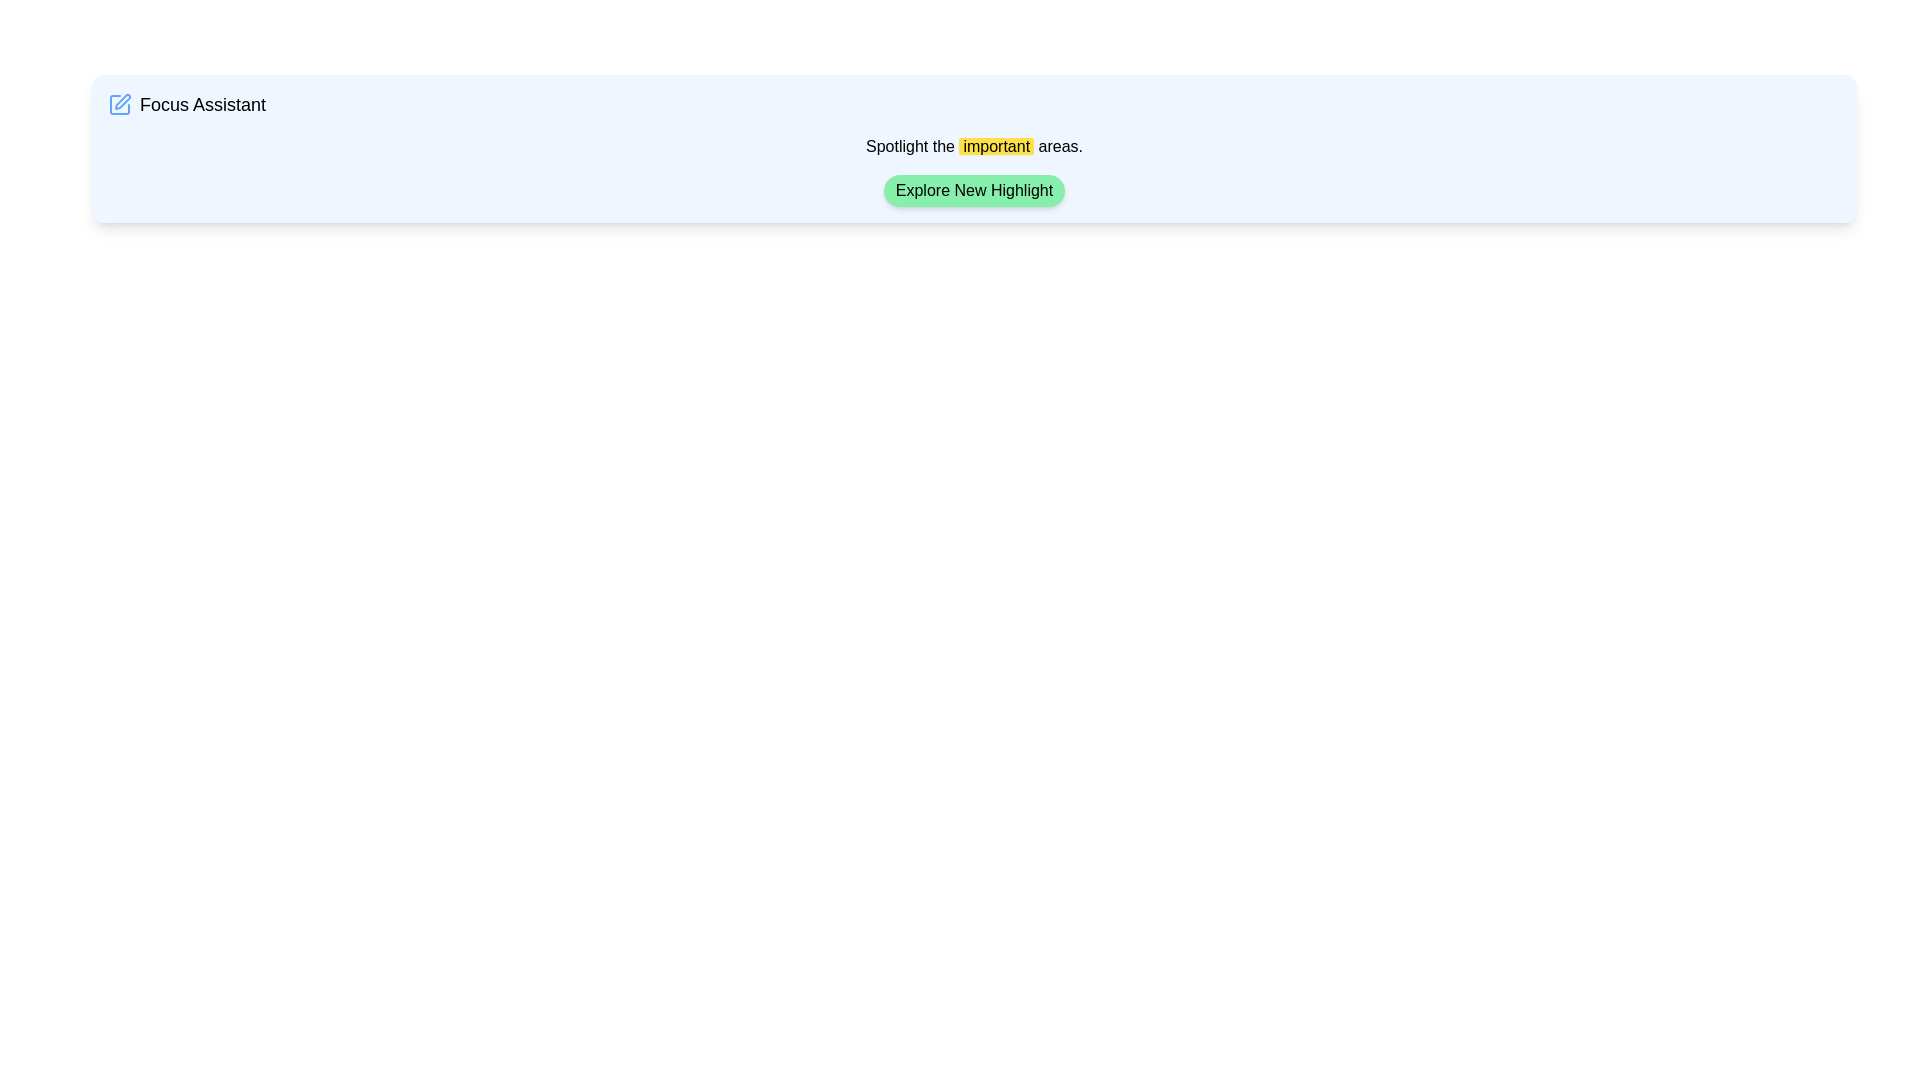 Image resolution: width=1920 pixels, height=1080 pixels. Describe the element at coordinates (122, 101) in the screenshot. I see `the vector-based icon located at the top-left section of the interface, preceding the 'Focus Assistant' text` at that location.